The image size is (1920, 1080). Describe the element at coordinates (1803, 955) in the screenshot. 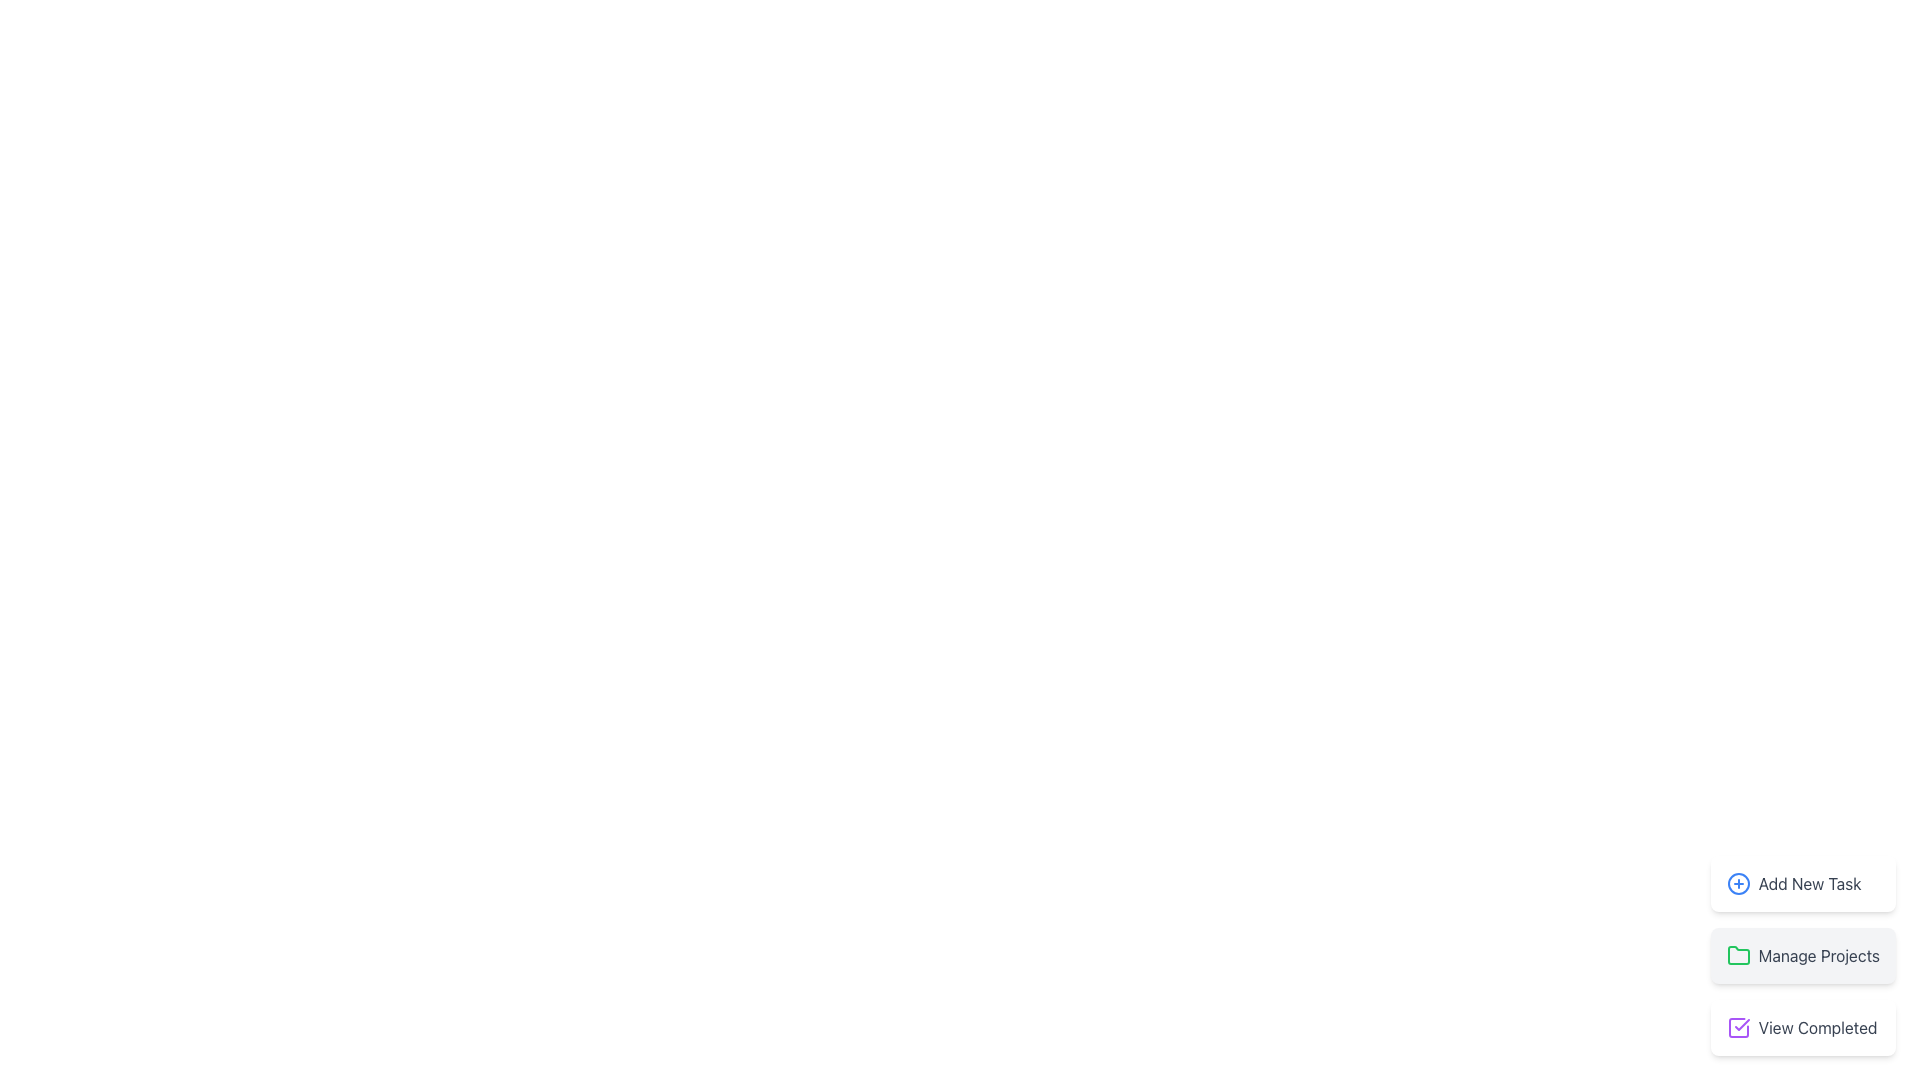

I see `the project management button located in the bottom-right corner of the interface, which is the second button in a vertical stack of three buttons` at that location.